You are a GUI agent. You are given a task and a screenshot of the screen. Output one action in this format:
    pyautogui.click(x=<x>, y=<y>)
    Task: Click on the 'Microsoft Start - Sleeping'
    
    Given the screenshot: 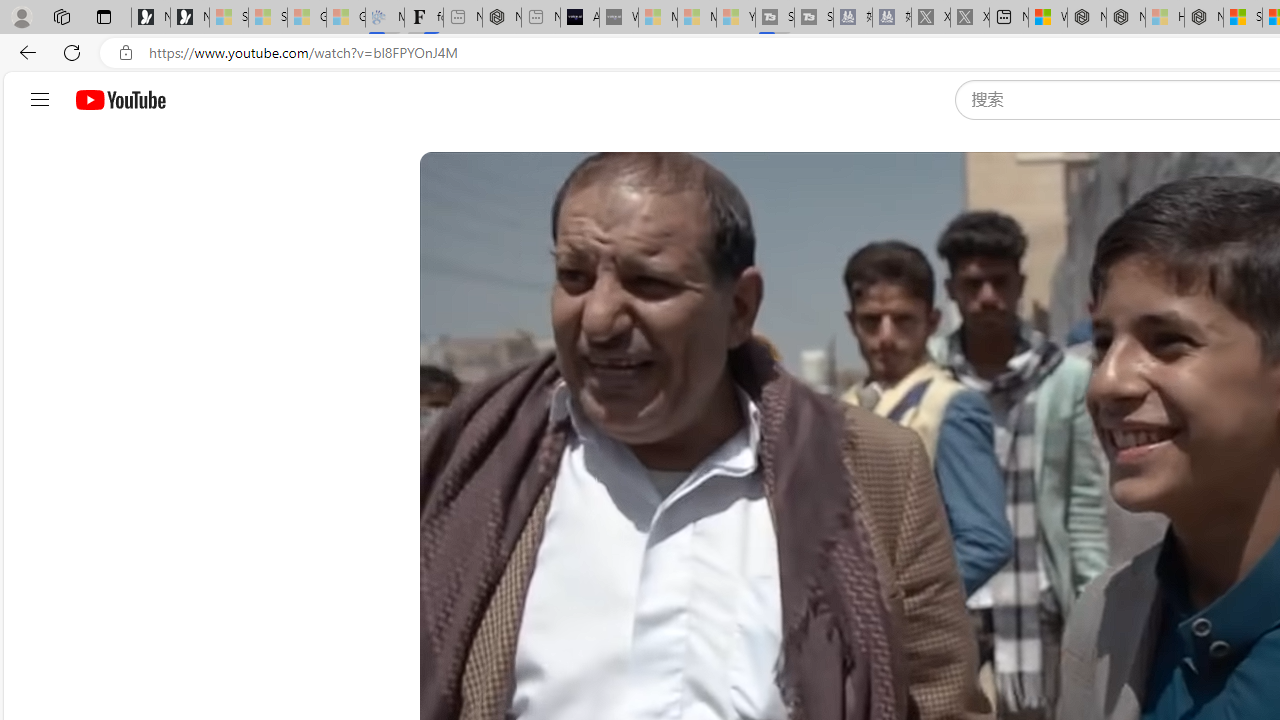 What is the action you would take?
    pyautogui.click(x=696, y=17)
    